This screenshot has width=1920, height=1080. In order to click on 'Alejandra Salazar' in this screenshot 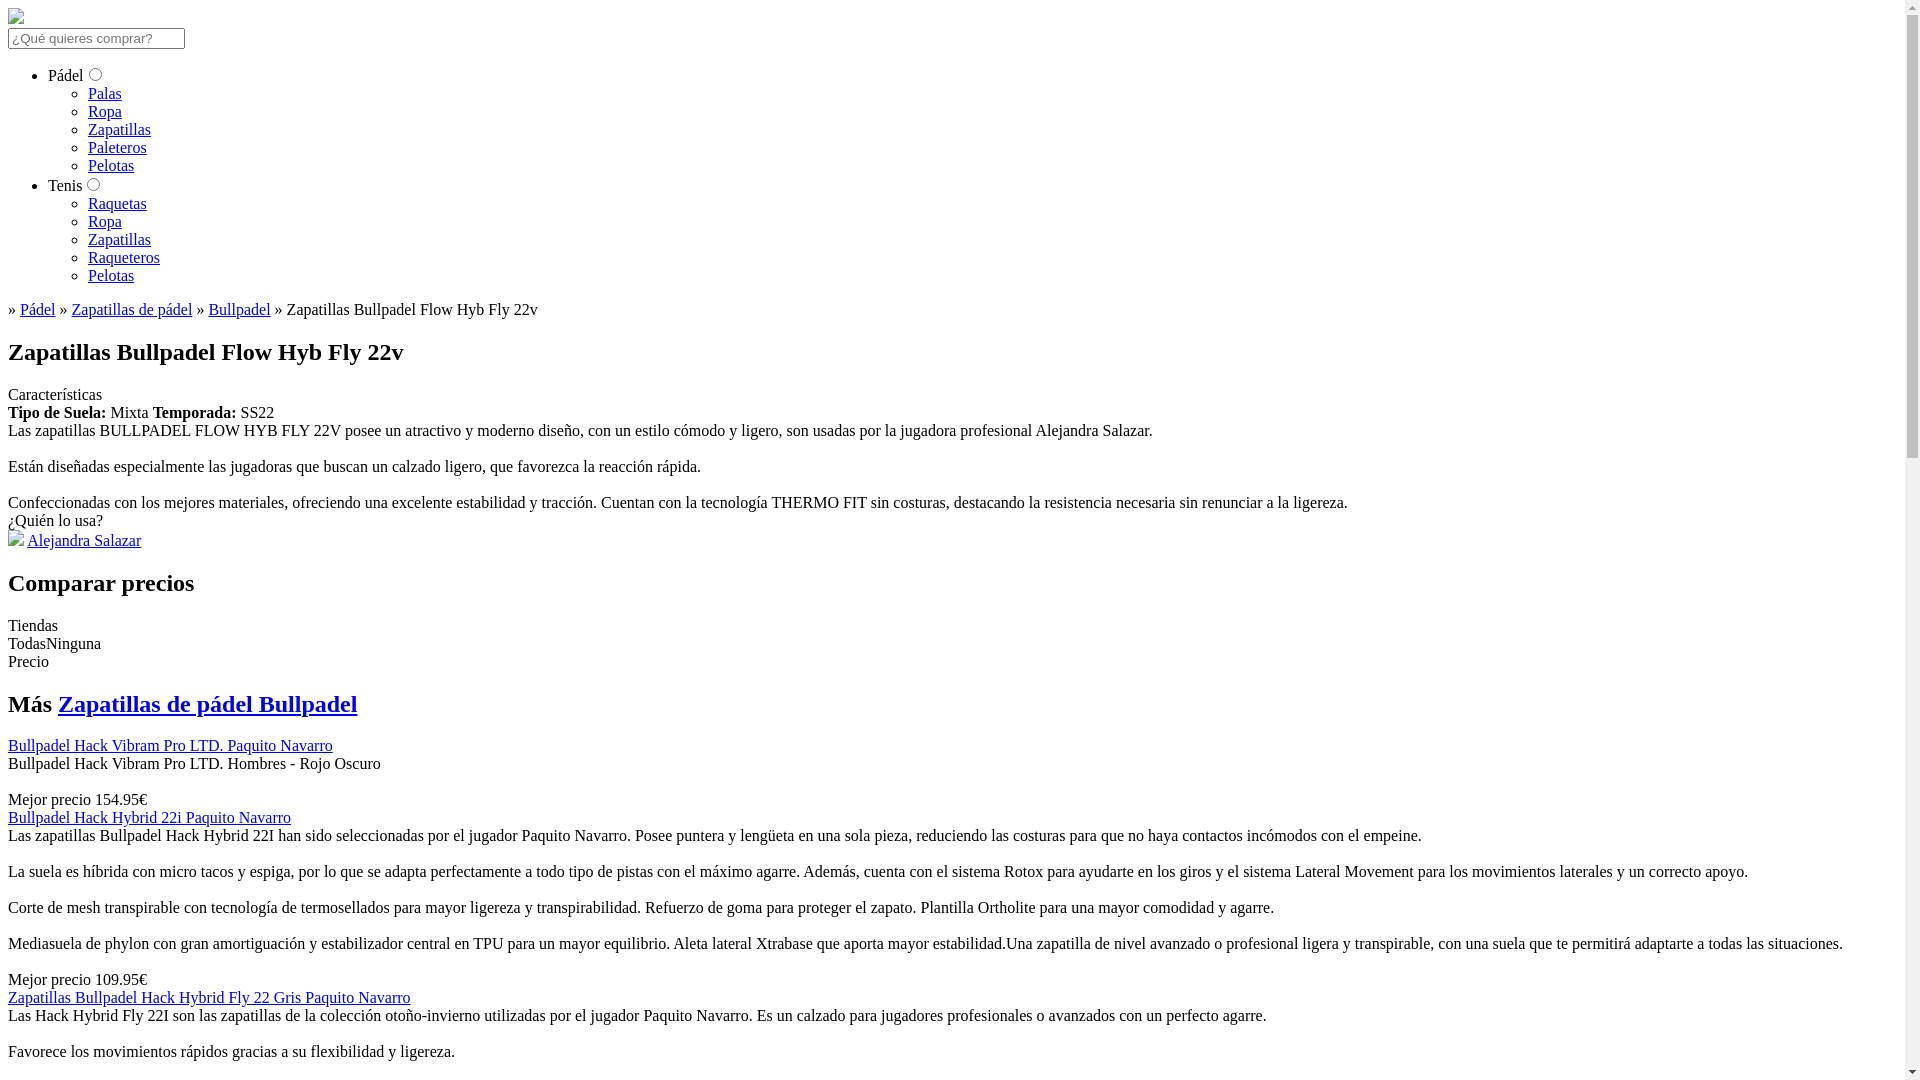, I will do `click(83, 540)`.